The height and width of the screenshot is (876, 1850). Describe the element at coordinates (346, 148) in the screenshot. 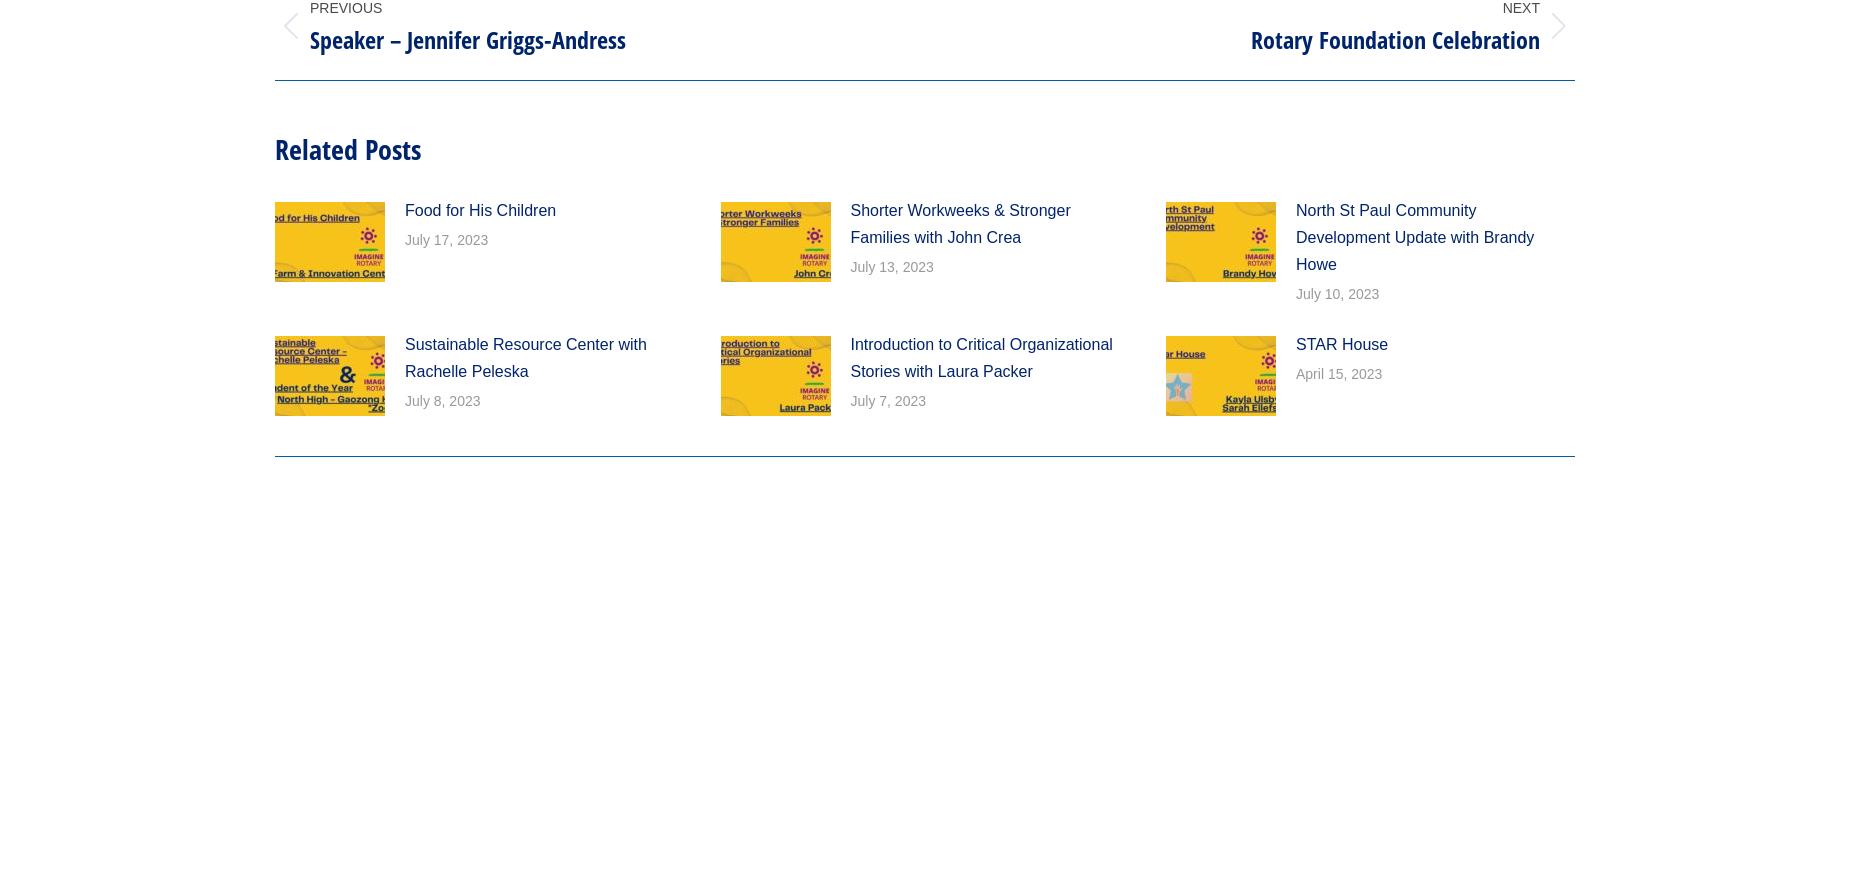

I see `'Related Posts'` at that location.